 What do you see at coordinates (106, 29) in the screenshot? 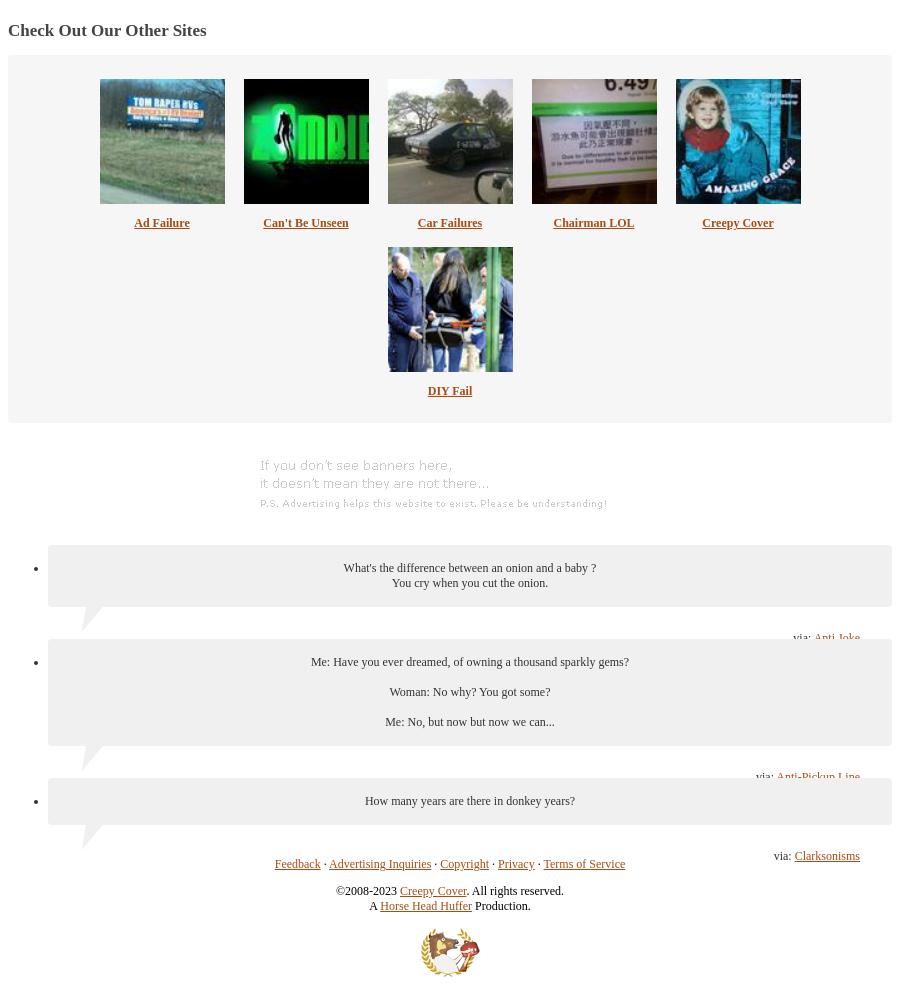
I see `'Check Out Our Other Sites'` at bounding box center [106, 29].